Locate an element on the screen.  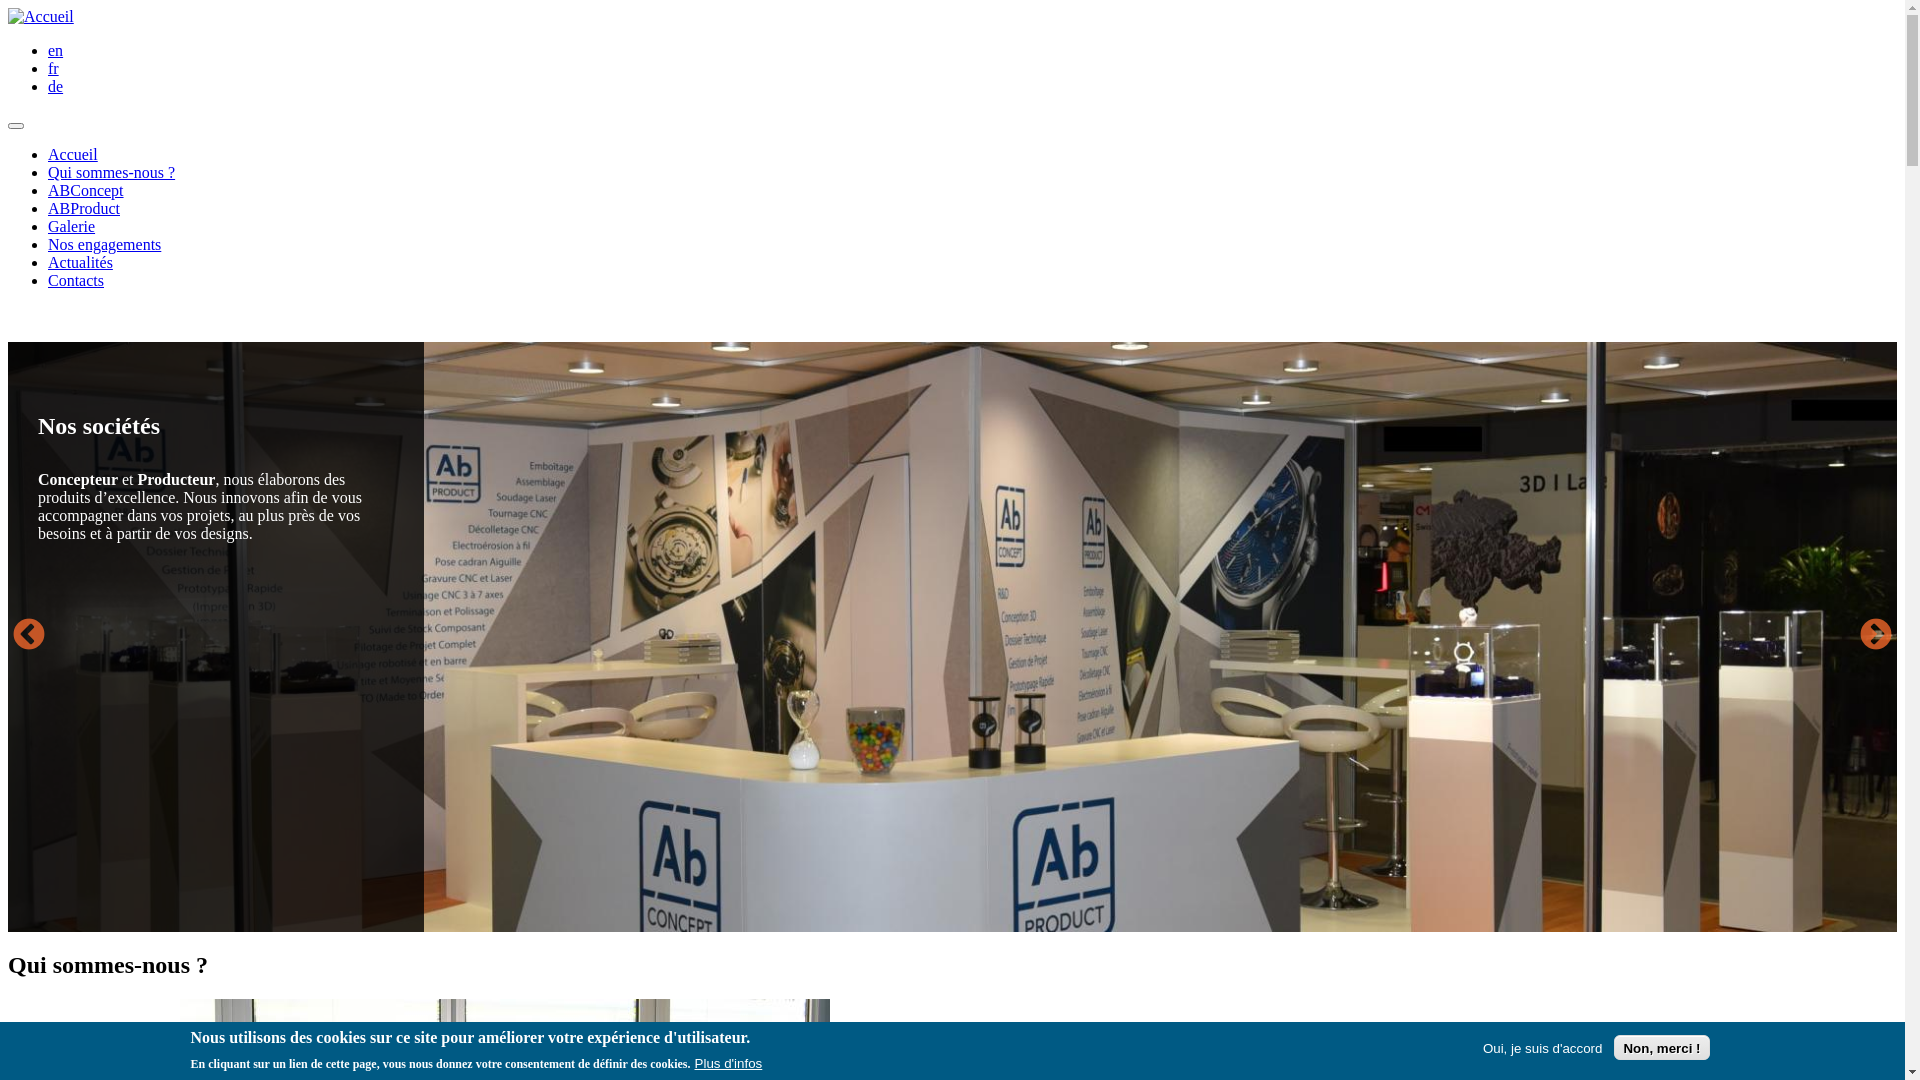
'de' is located at coordinates (55, 85).